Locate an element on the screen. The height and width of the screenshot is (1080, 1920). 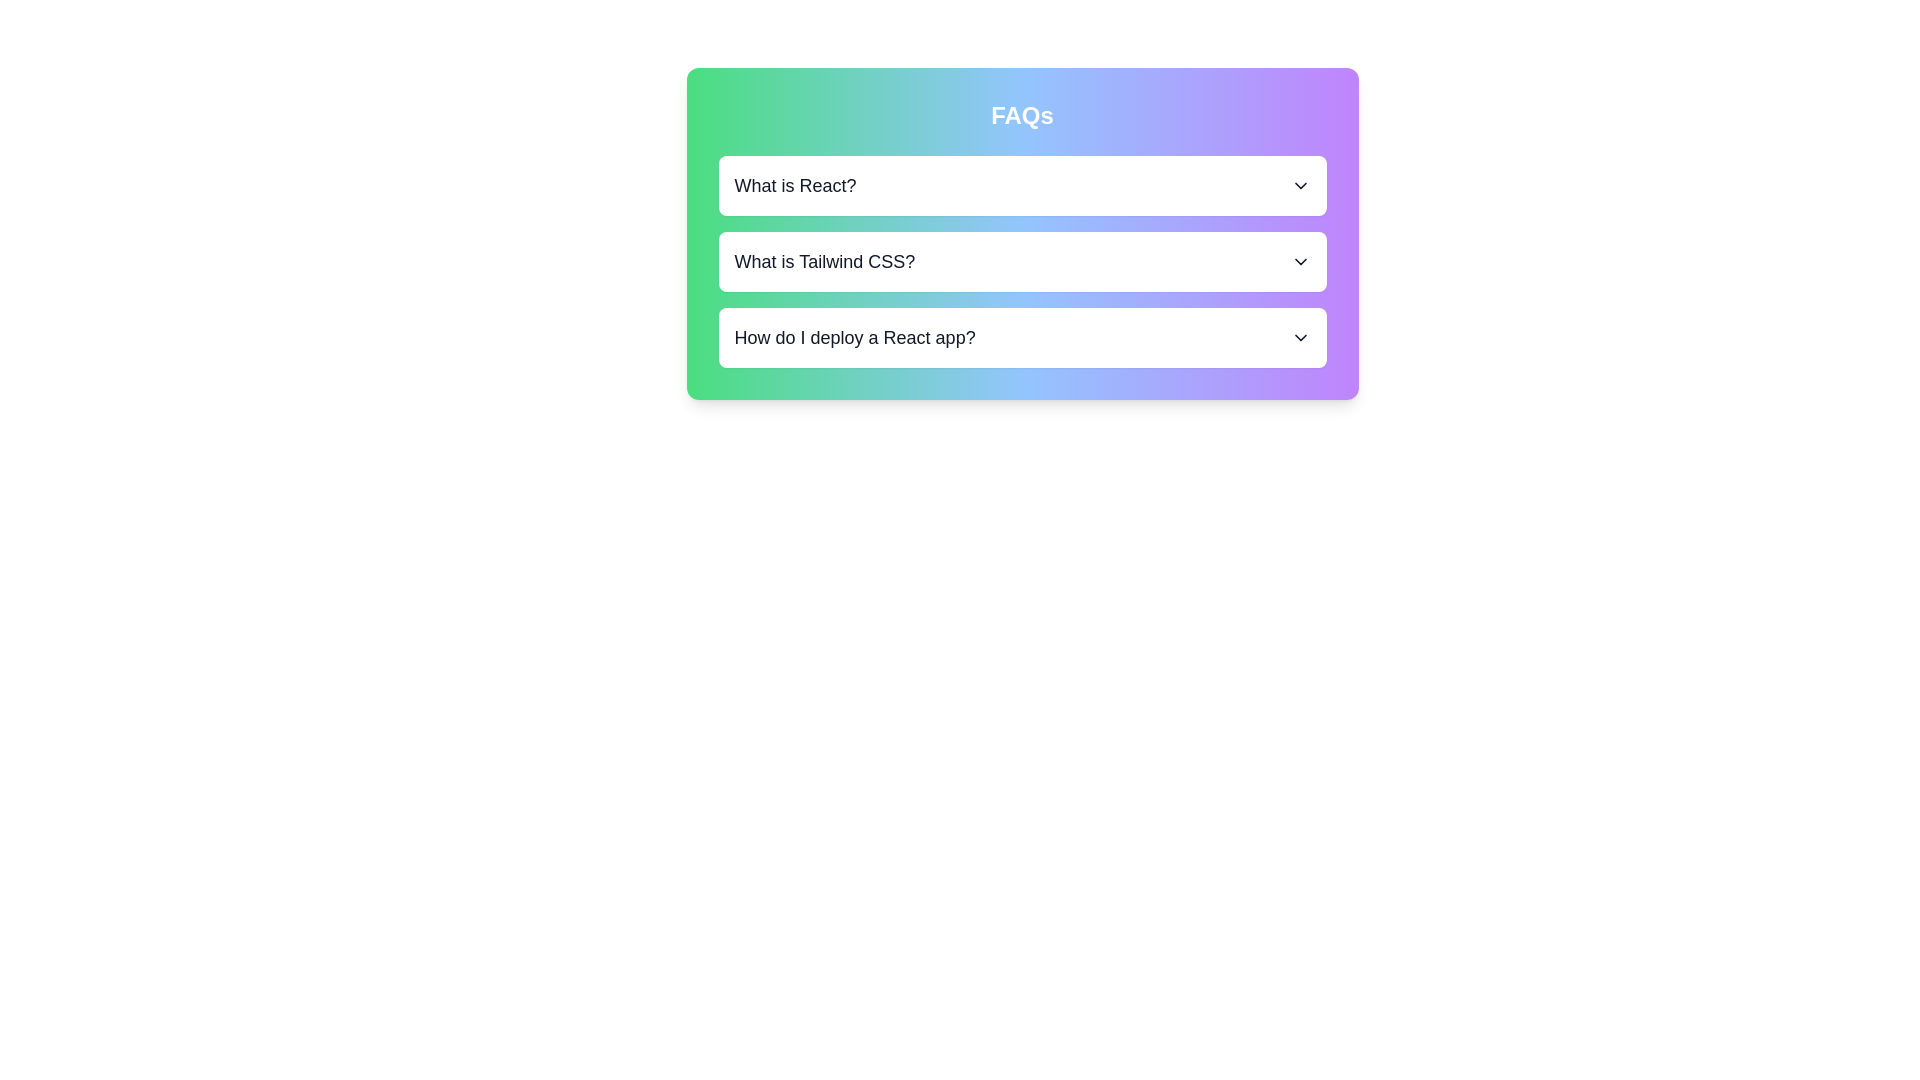
text label that says 'What is Tailwind CSS?' located in the FAQ section, positioned between 'What is React?' and 'How do I deploy a React app?' is located at coordinates (824, 261).